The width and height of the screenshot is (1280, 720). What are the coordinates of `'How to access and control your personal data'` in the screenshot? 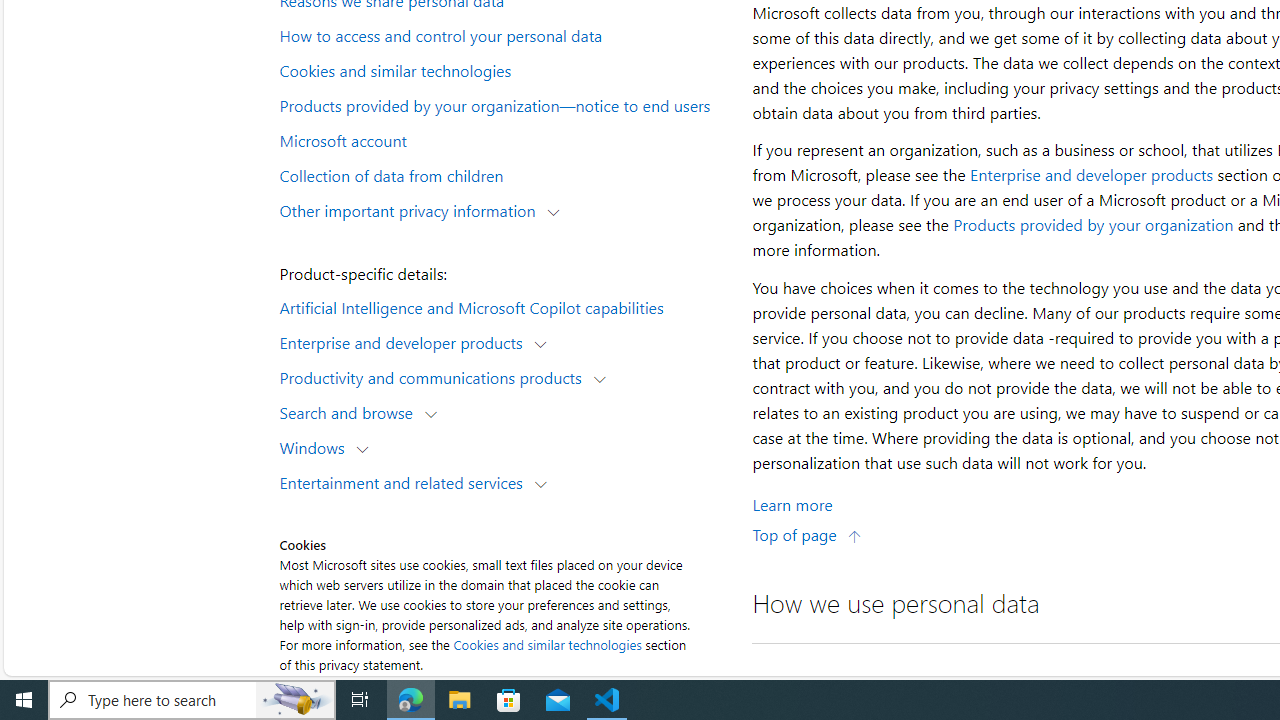 It's located at (504, 35).